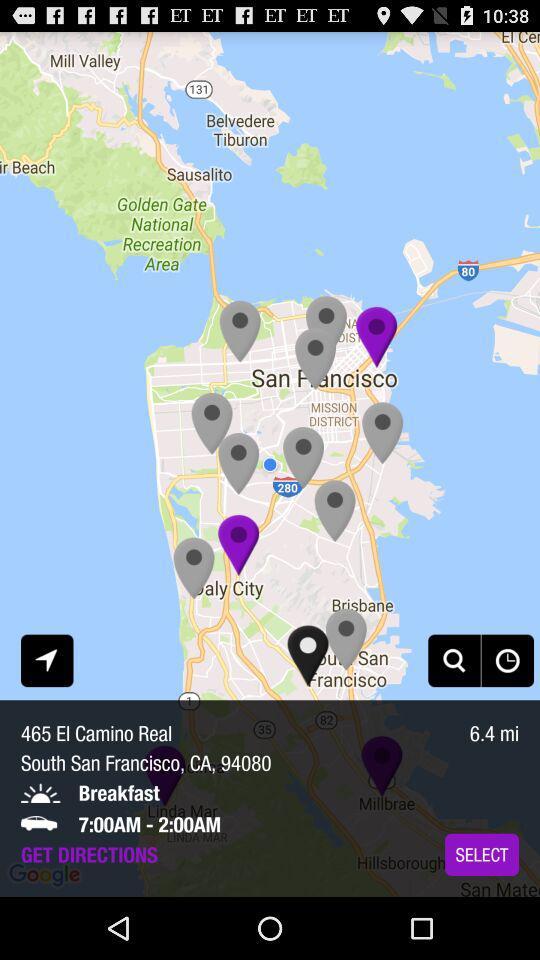 This screenshot has height=960, width=540. What do you see at coordinates (454, 707) in the screenshot?
I see `the search icon` at bounding box center [454, 707].